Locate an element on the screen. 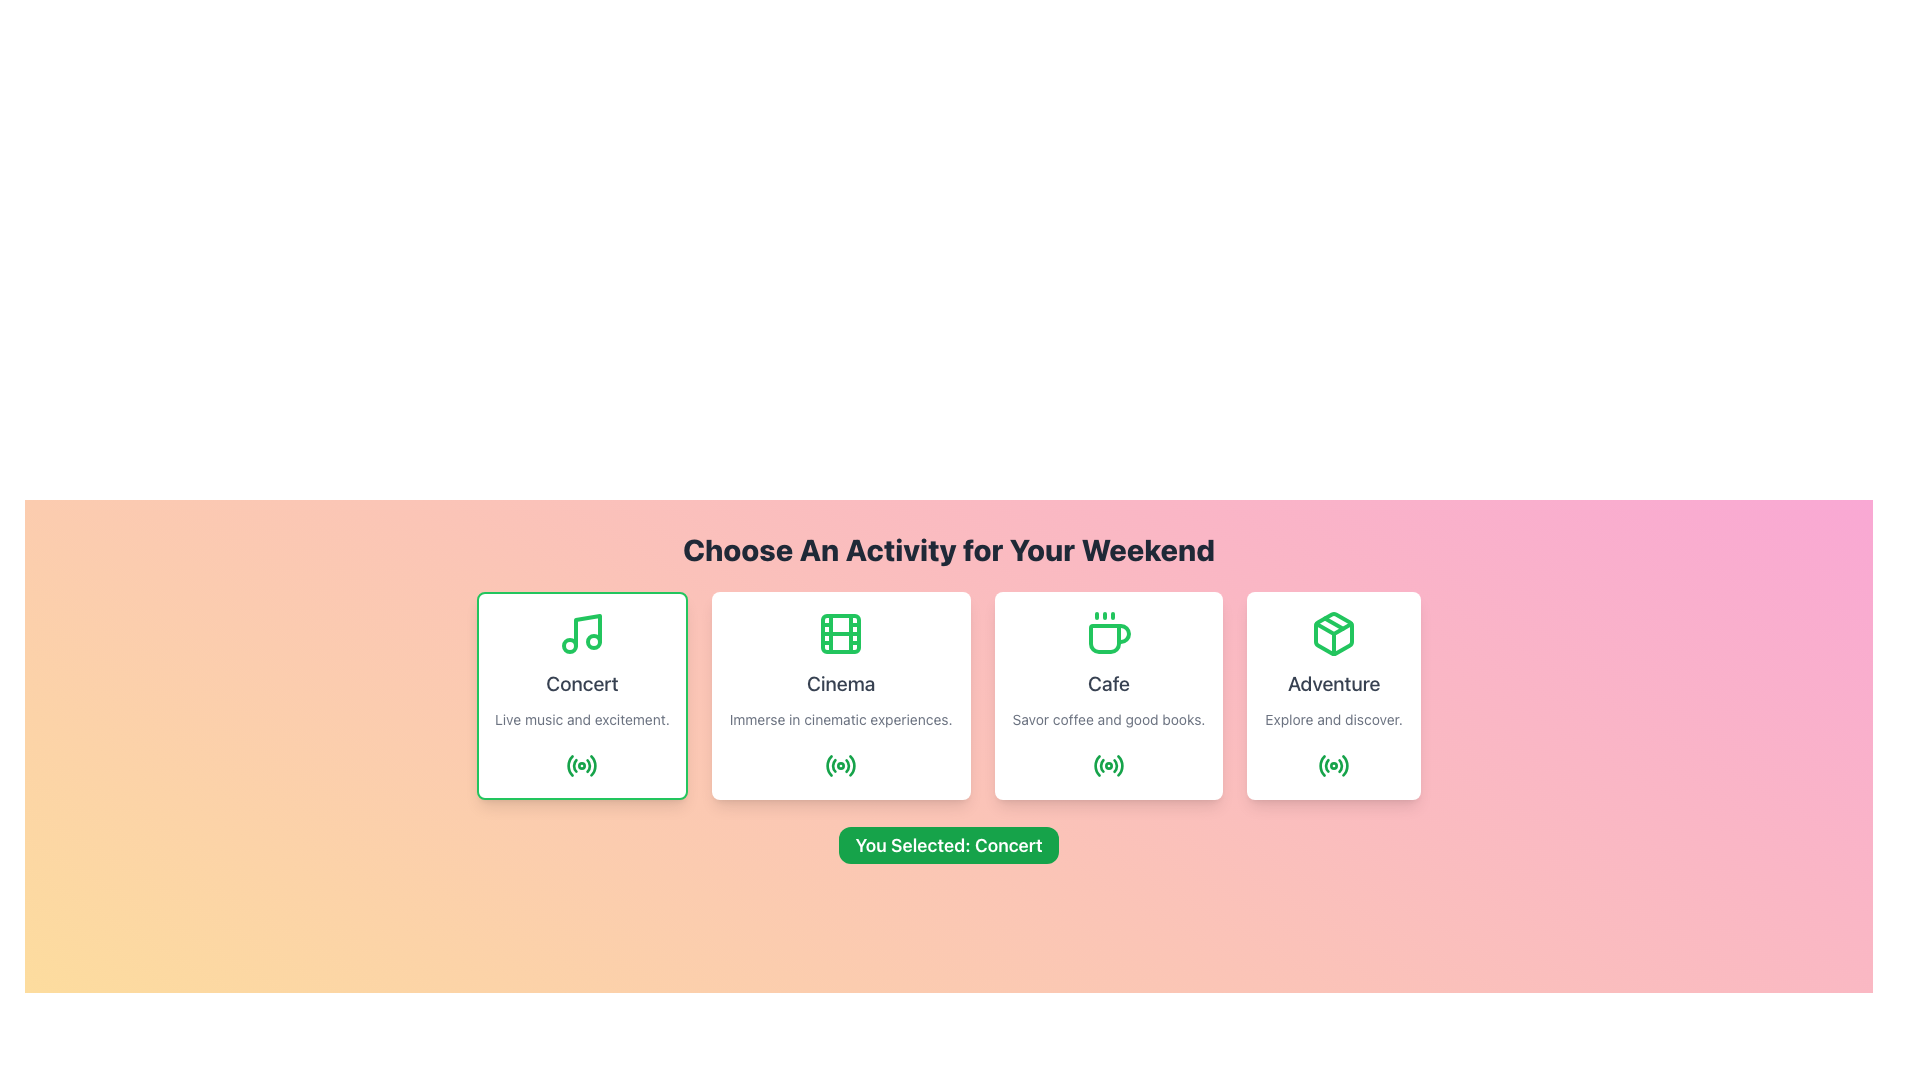  the 'Concert' icon located in the top section of the first card in a horizontally arranged group of options is located at coordinates (581, 633).